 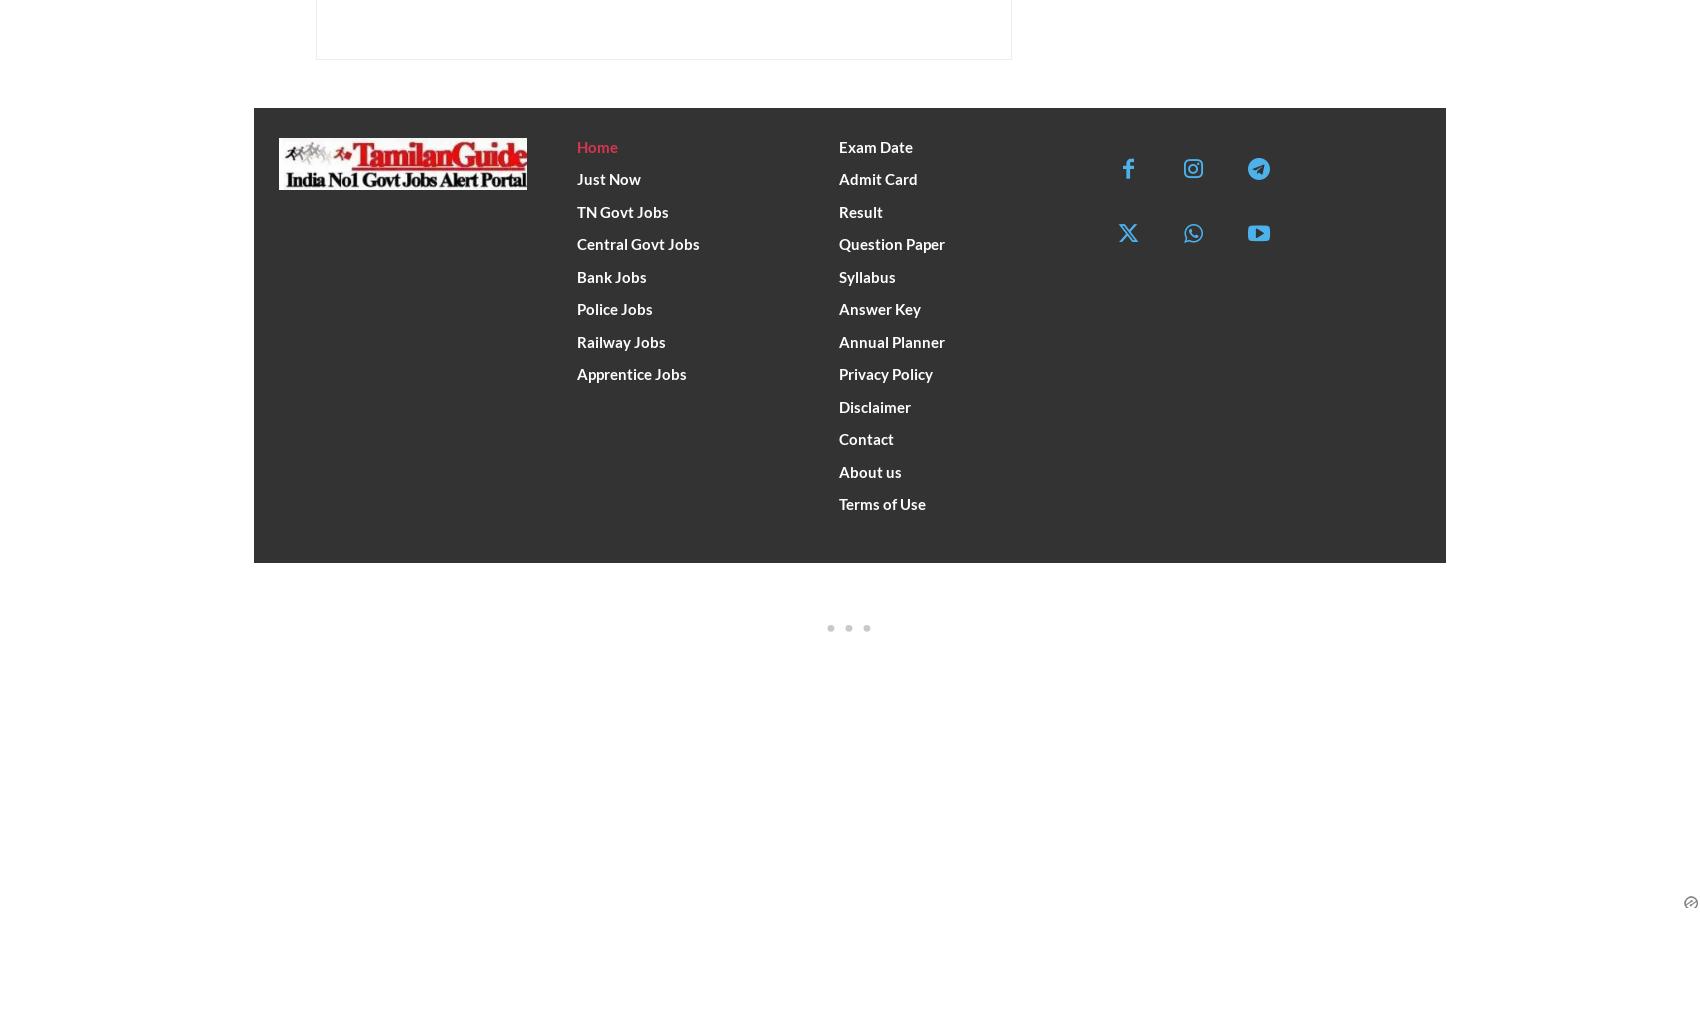 I want to click on 'Syllabus', so click(x=867, y=275).